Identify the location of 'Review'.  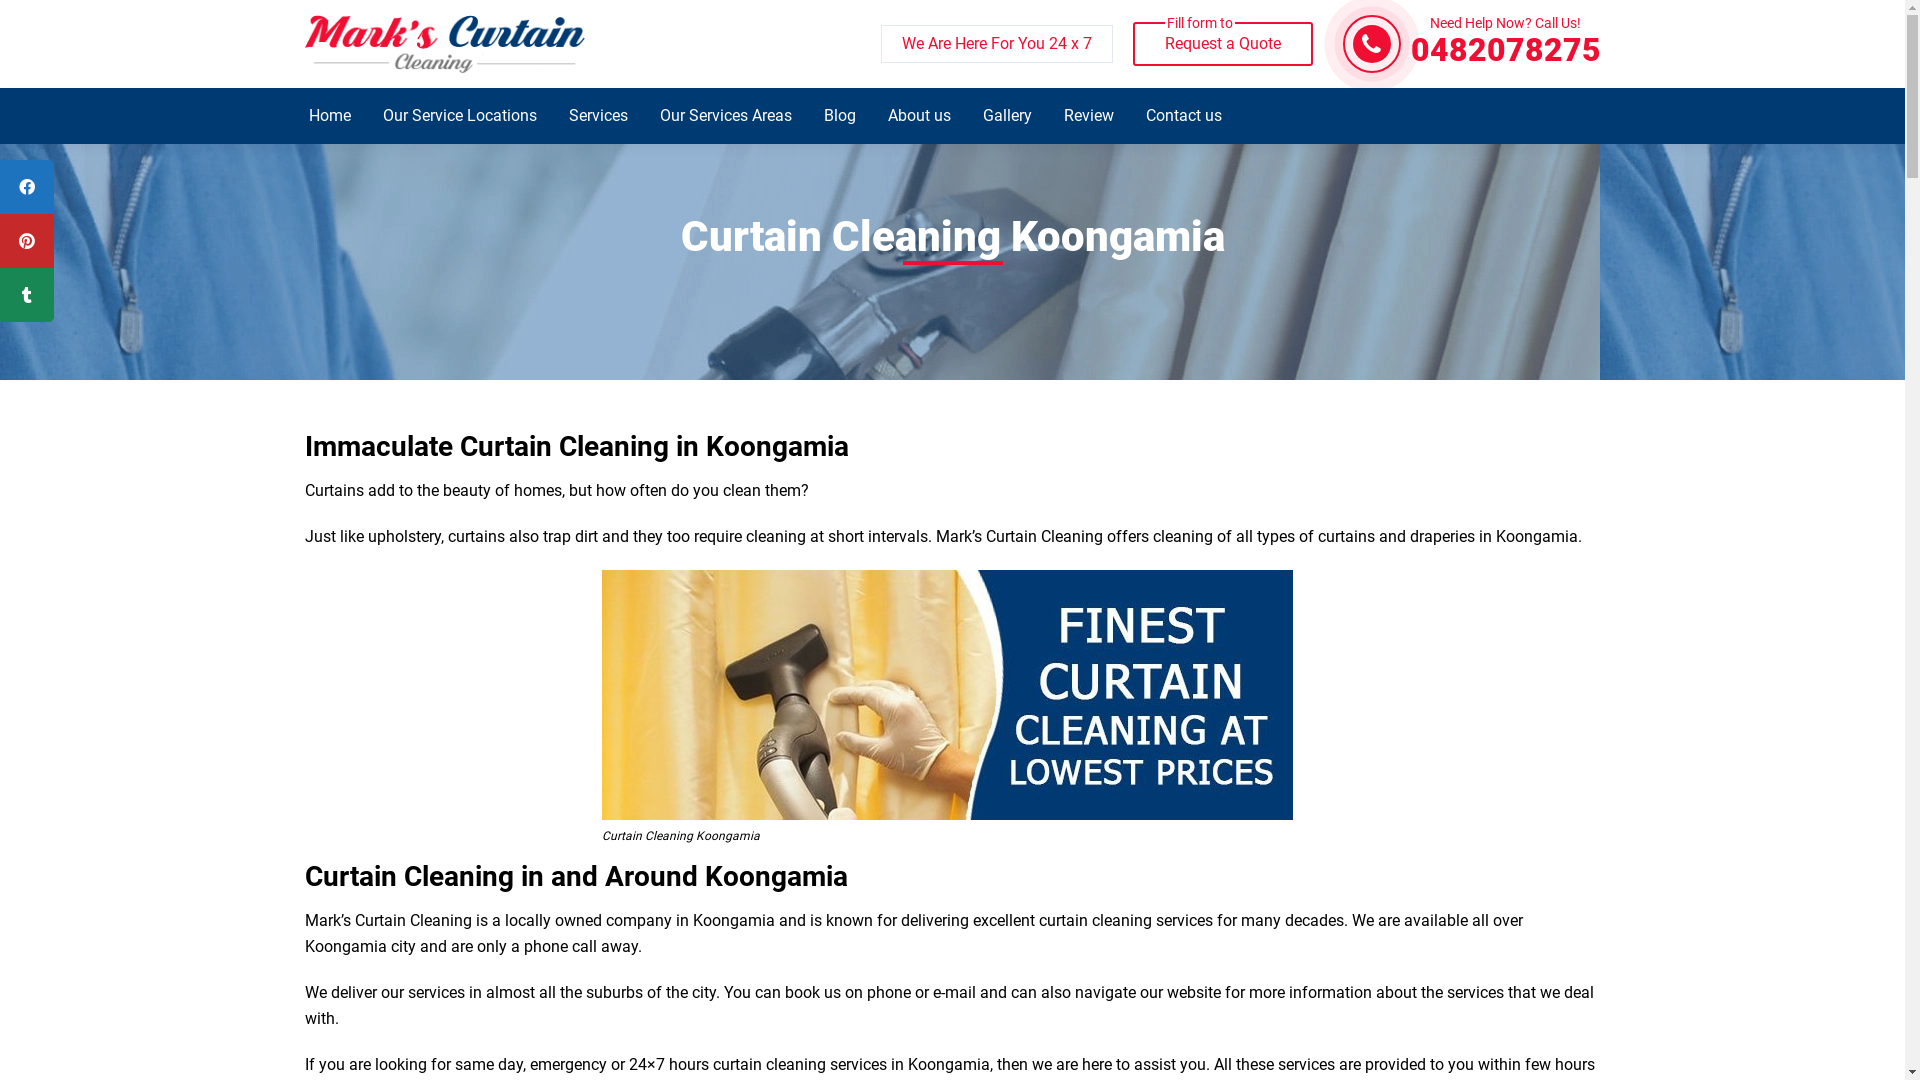
(1087, 115).